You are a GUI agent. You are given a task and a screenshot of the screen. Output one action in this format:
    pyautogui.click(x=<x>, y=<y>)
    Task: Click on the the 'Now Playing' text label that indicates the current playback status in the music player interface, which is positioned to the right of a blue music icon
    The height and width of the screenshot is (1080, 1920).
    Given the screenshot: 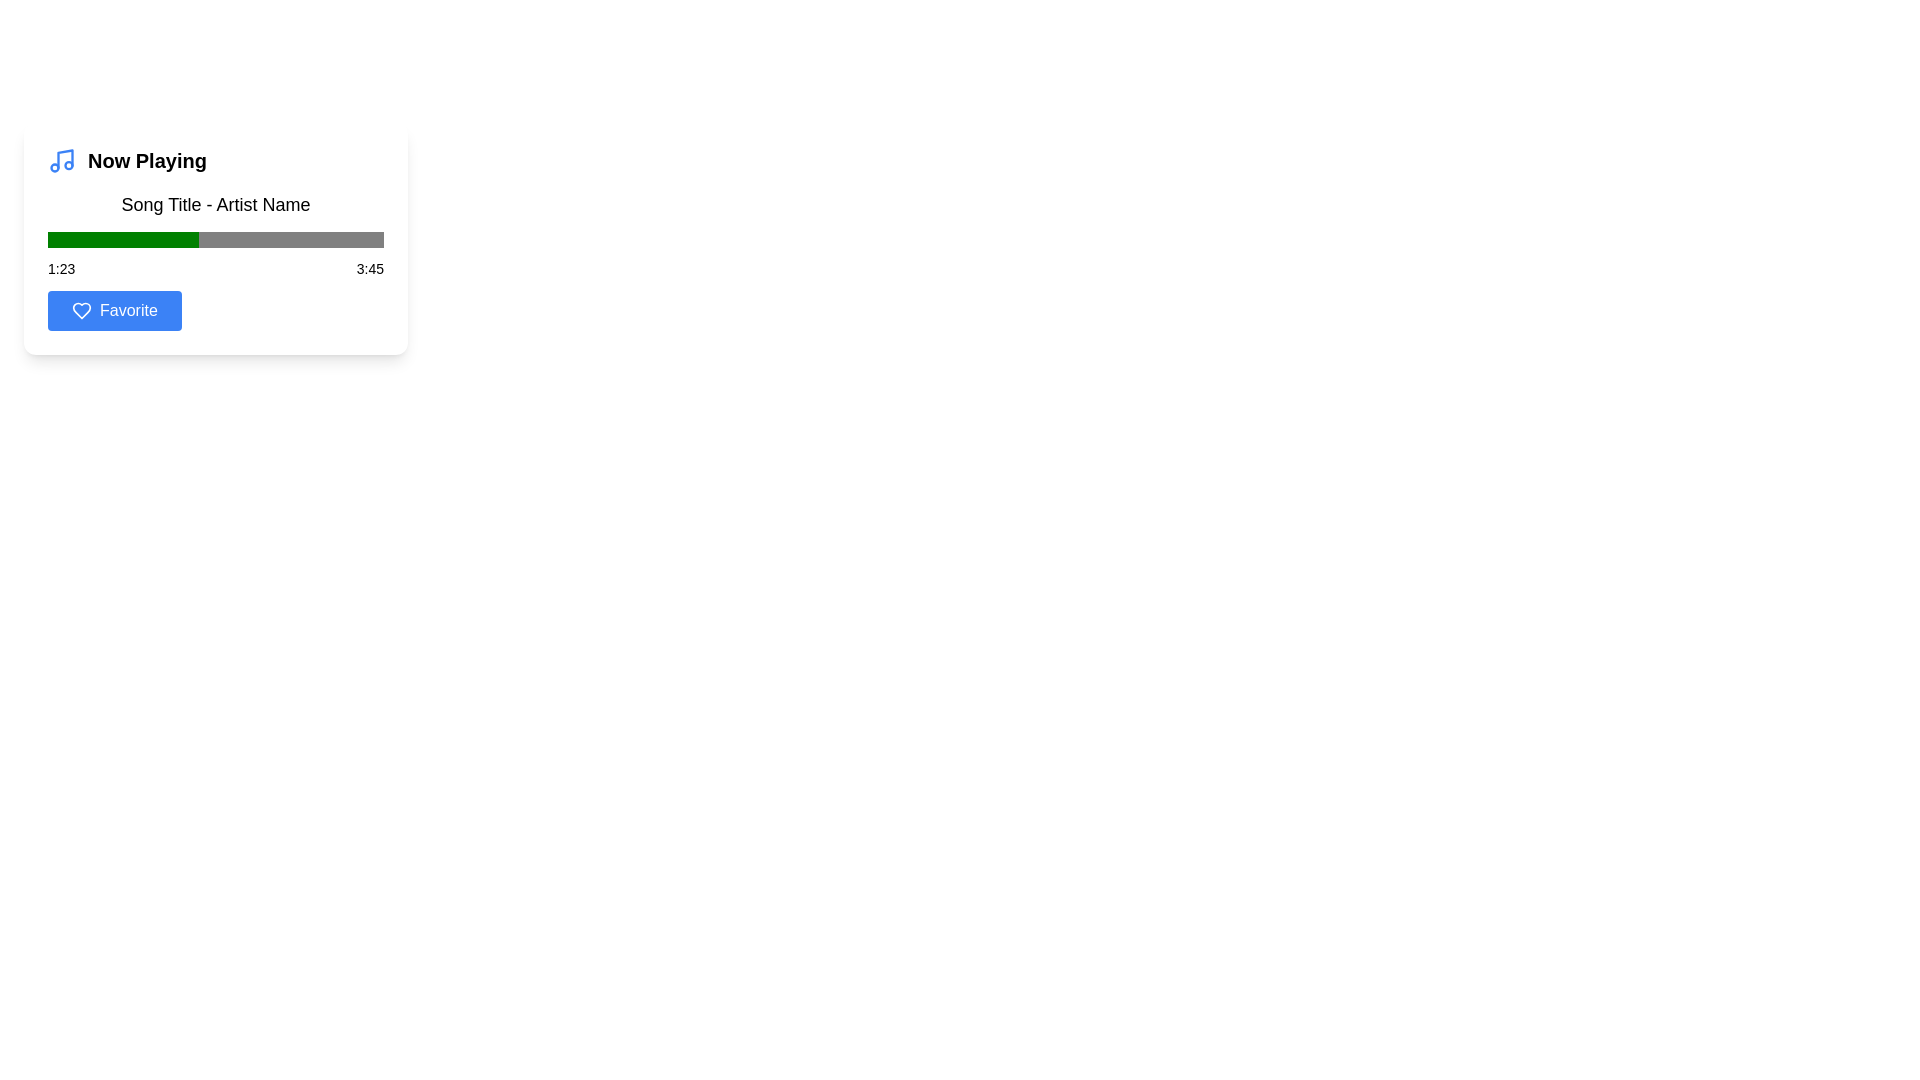 What is the action you would take?
    pyautogui.click(x=146, y=160)
    